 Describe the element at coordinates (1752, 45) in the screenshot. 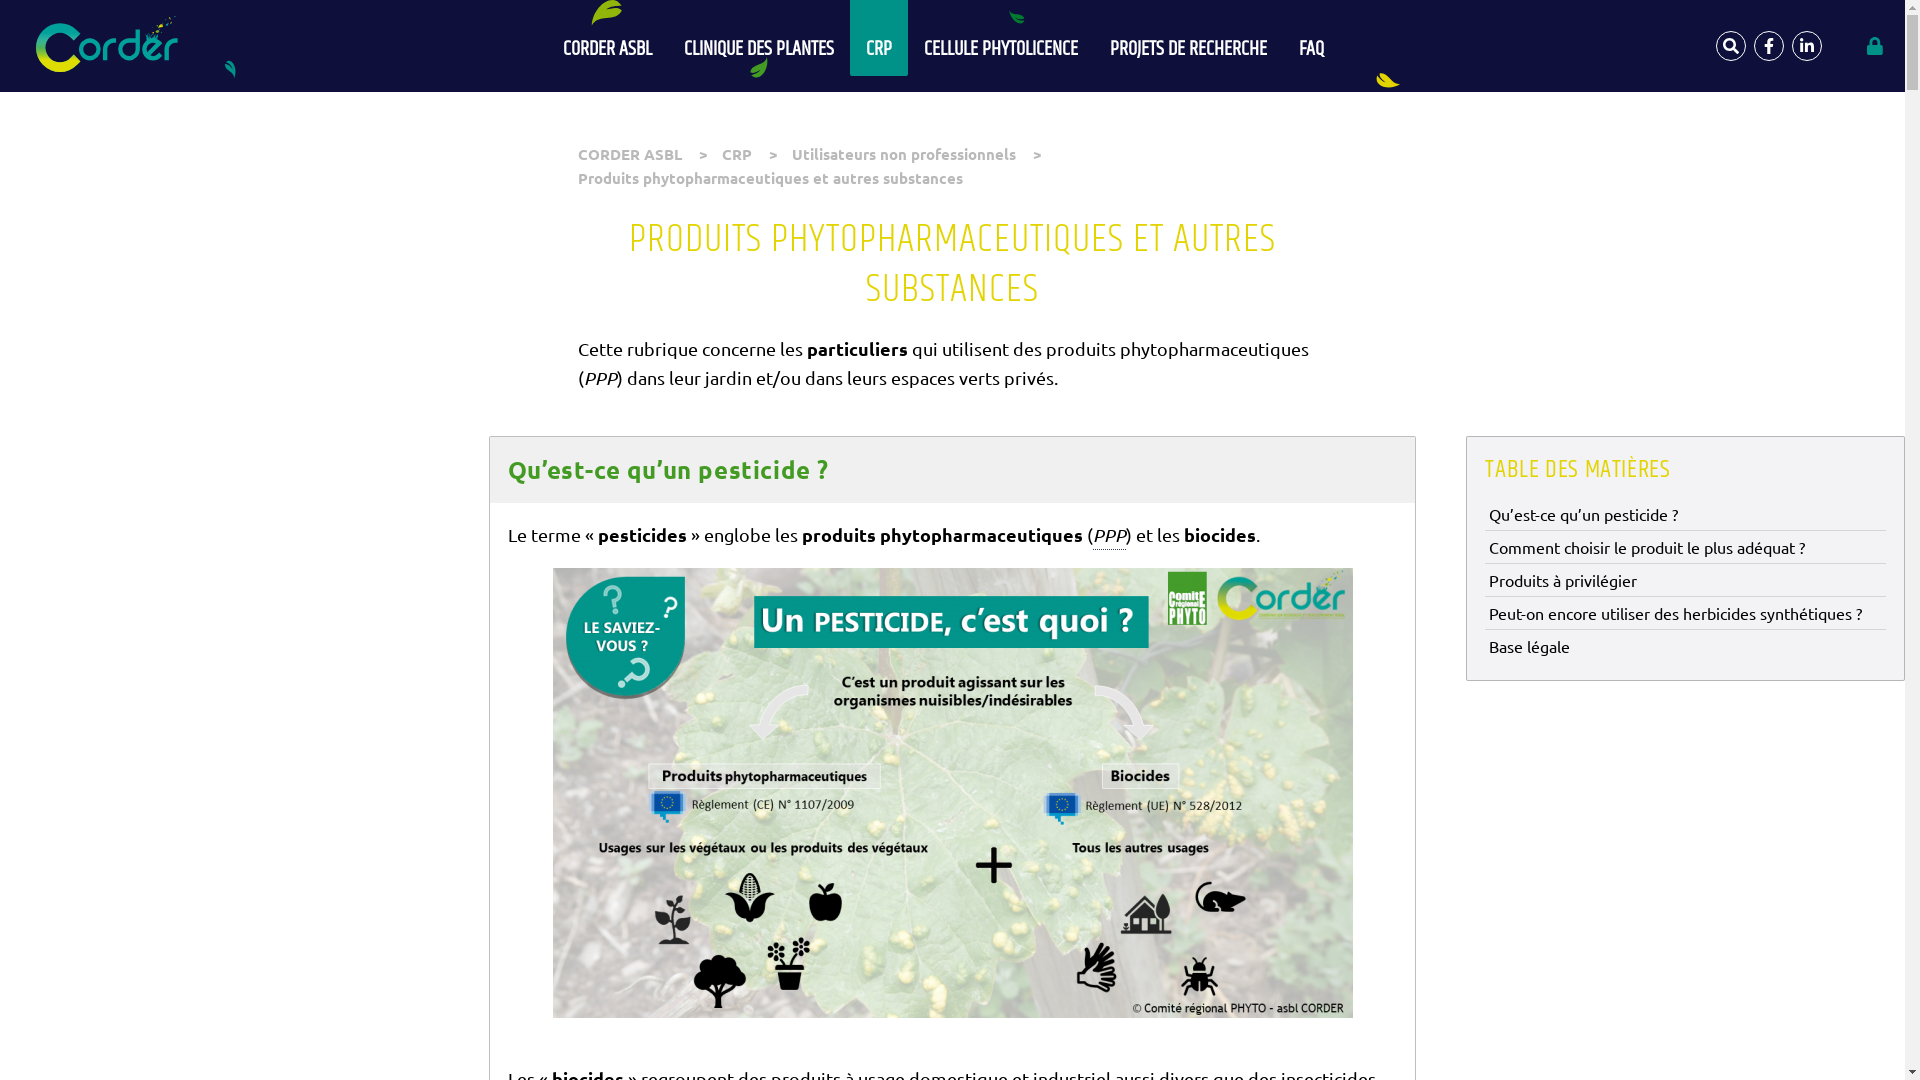

I see `'Lien vers la page Facebook CORDER'` at that location.